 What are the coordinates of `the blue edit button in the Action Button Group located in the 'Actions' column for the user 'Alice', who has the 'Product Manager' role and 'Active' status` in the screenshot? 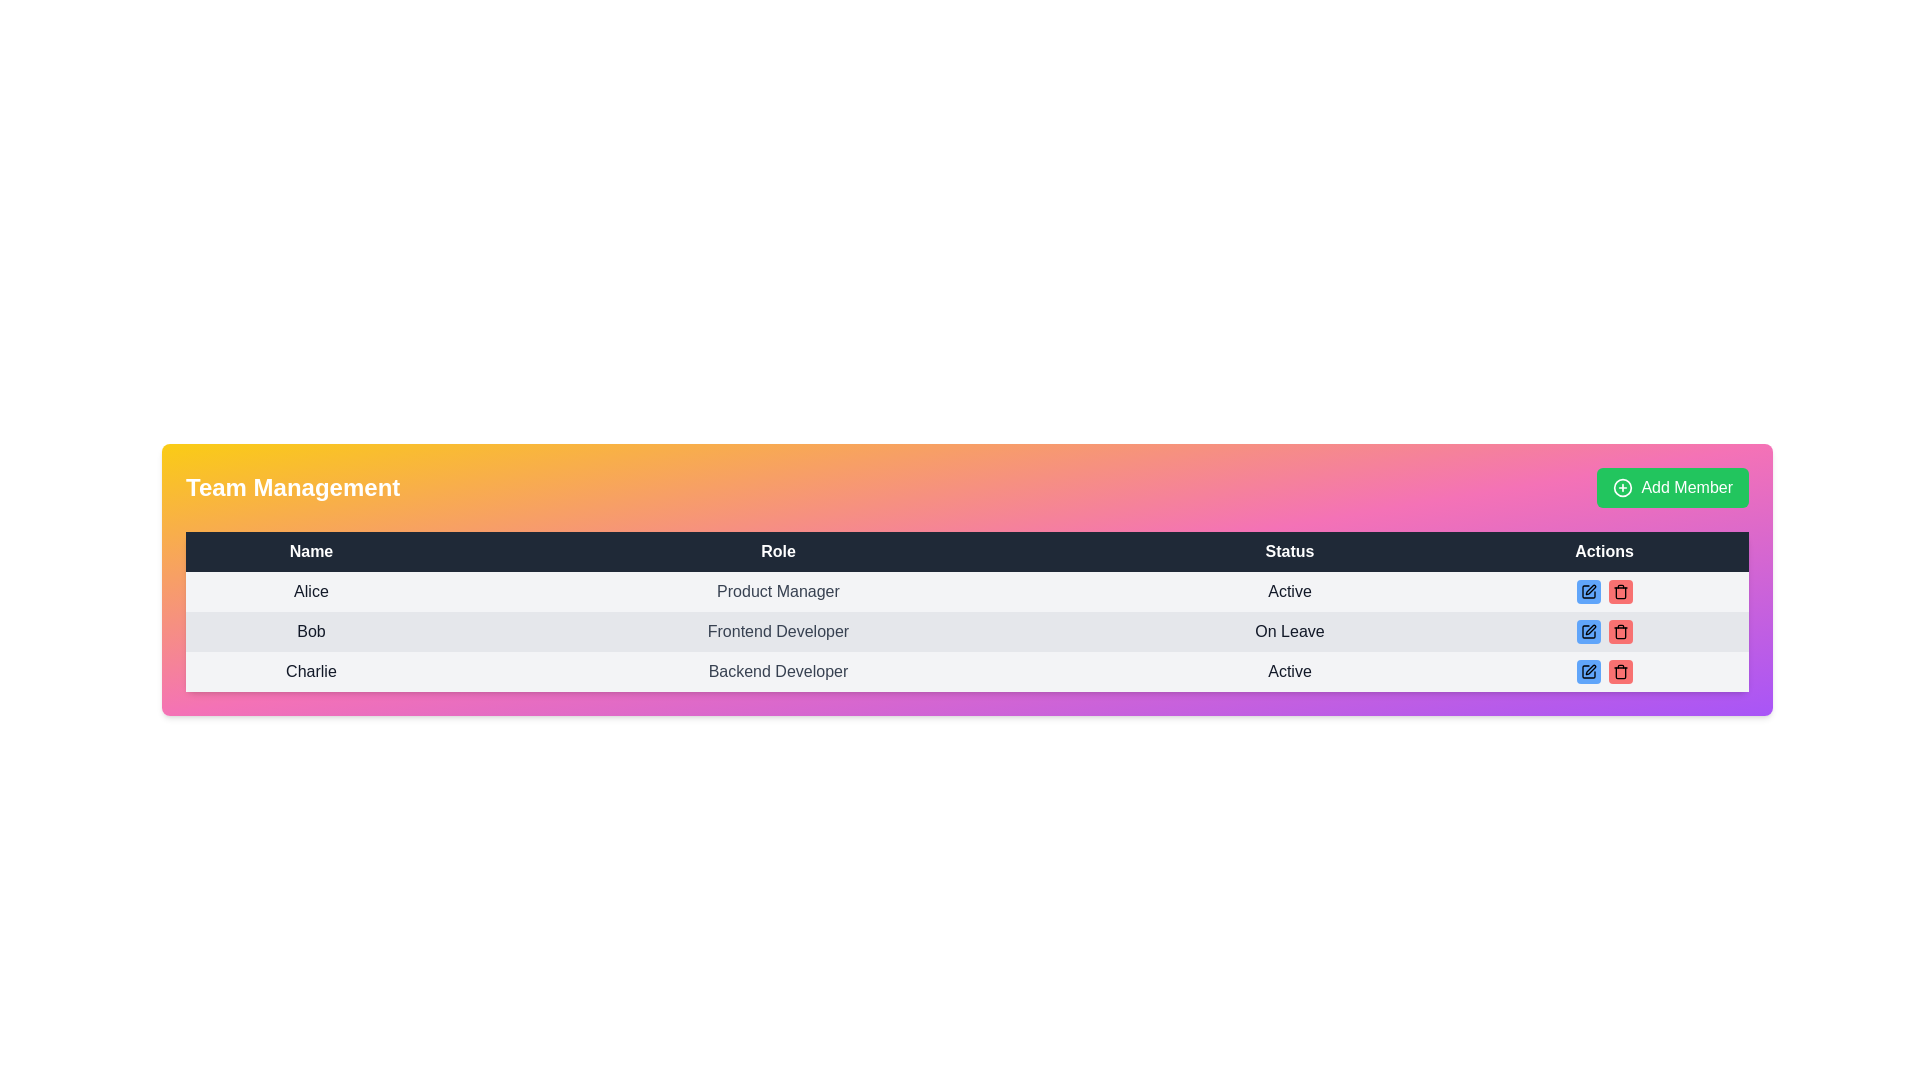 It's located at (1604, 590).